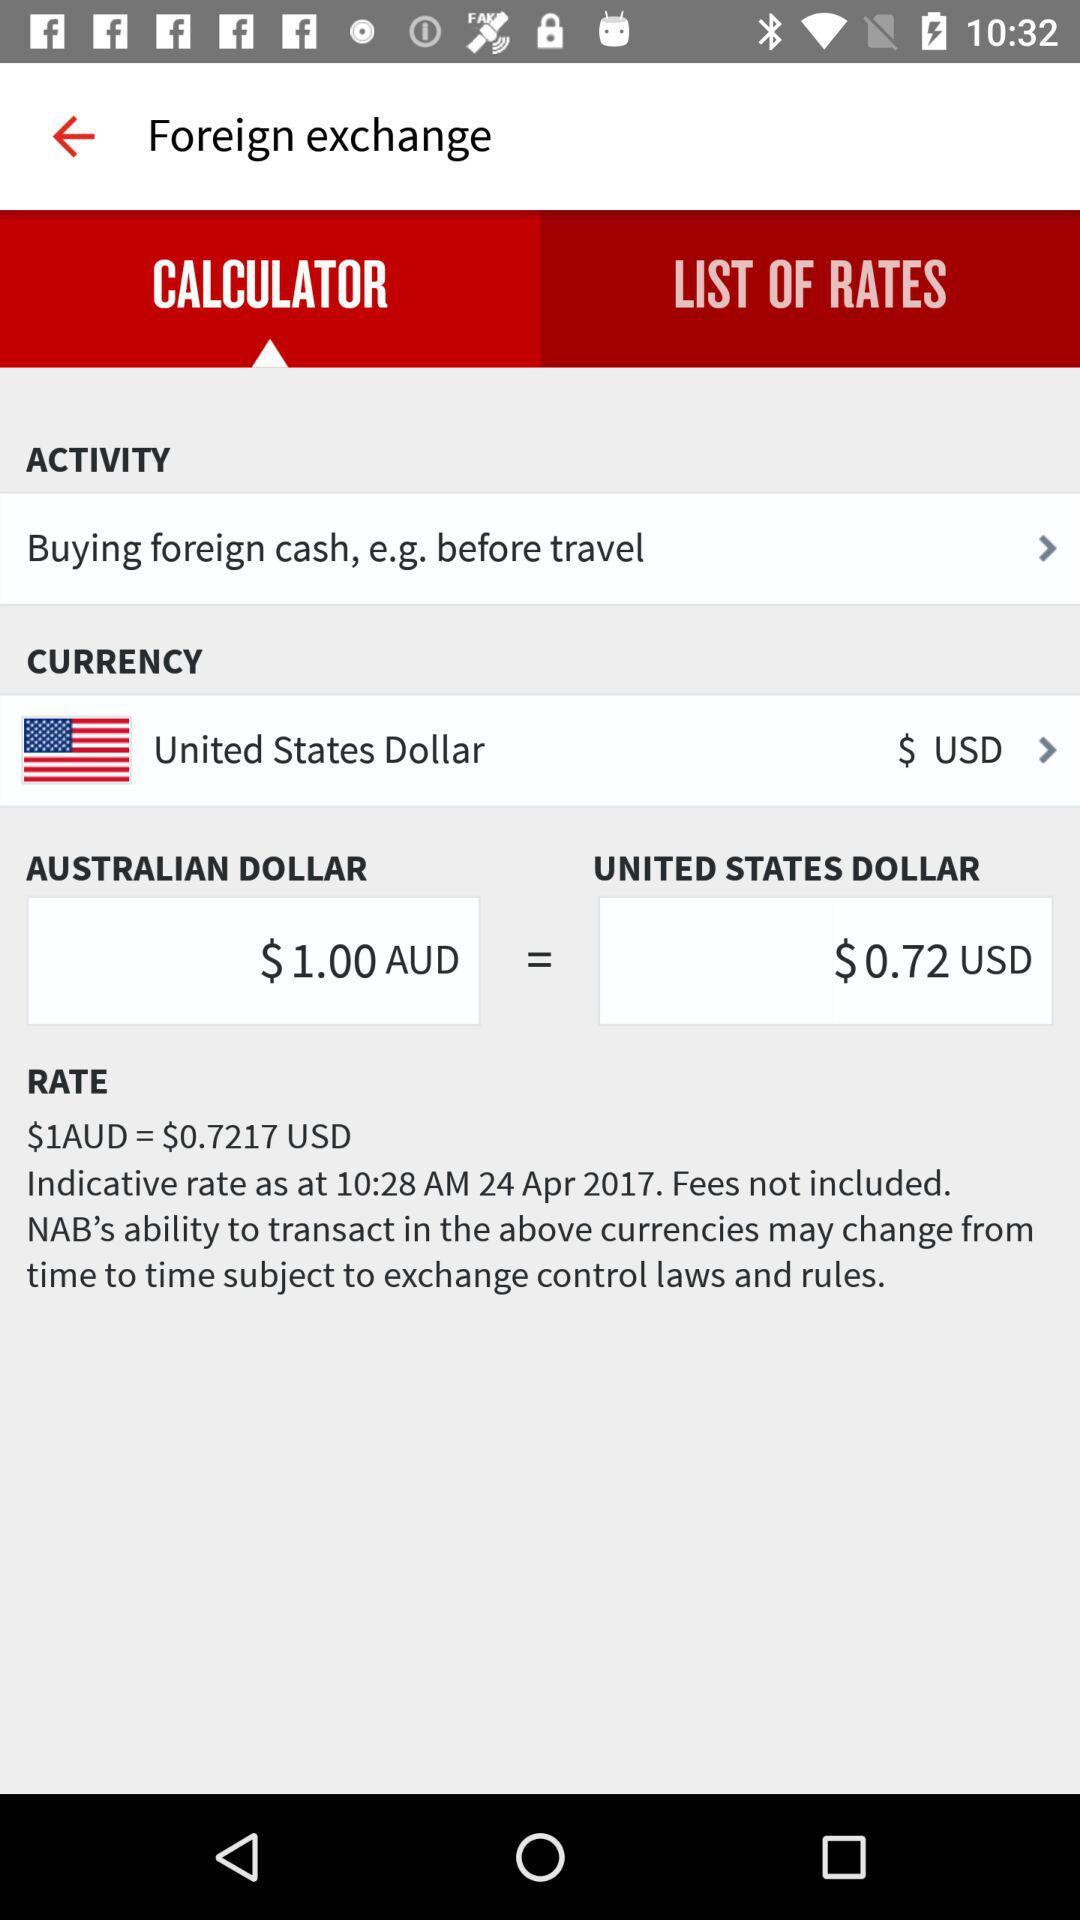  I want to click on the buying foreign cash, so click(540, 548).